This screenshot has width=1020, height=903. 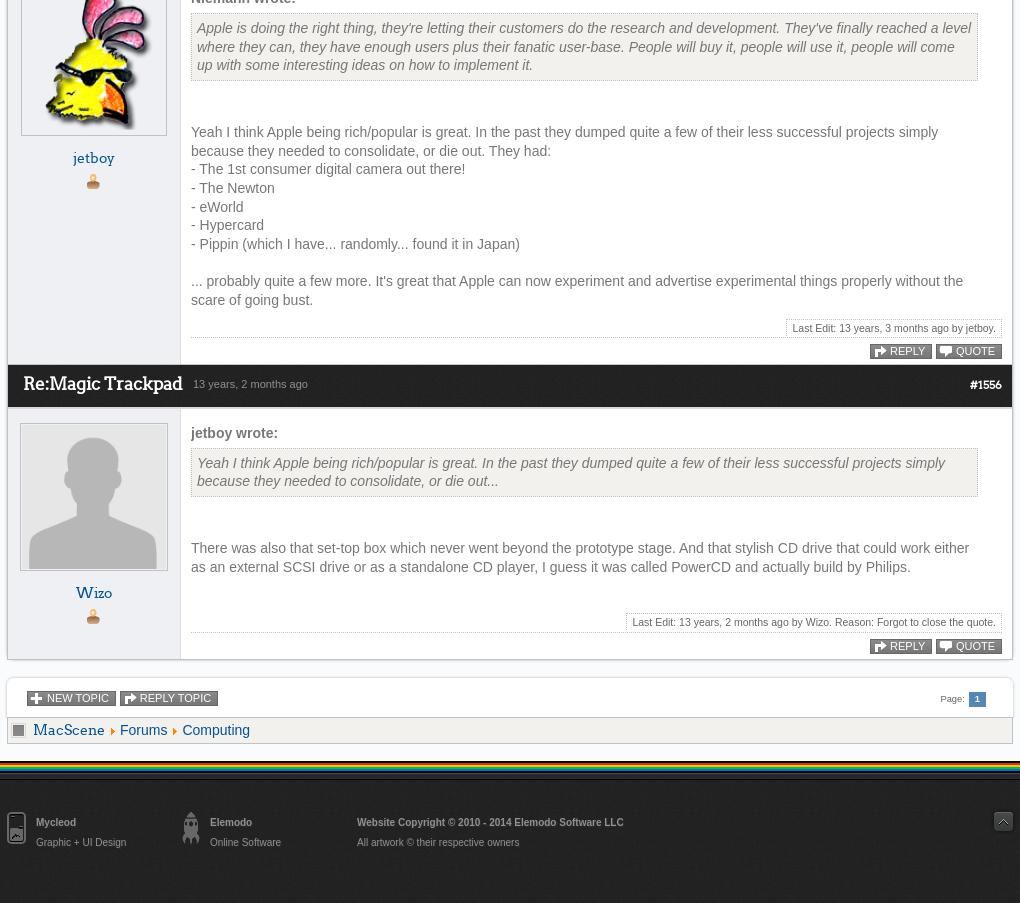 What do you see at coordinates (353, 243) in the screenshot?
I see `'- Pippin (which I have... randomly... found it in Japan)'` at bounding box center [353, 243].